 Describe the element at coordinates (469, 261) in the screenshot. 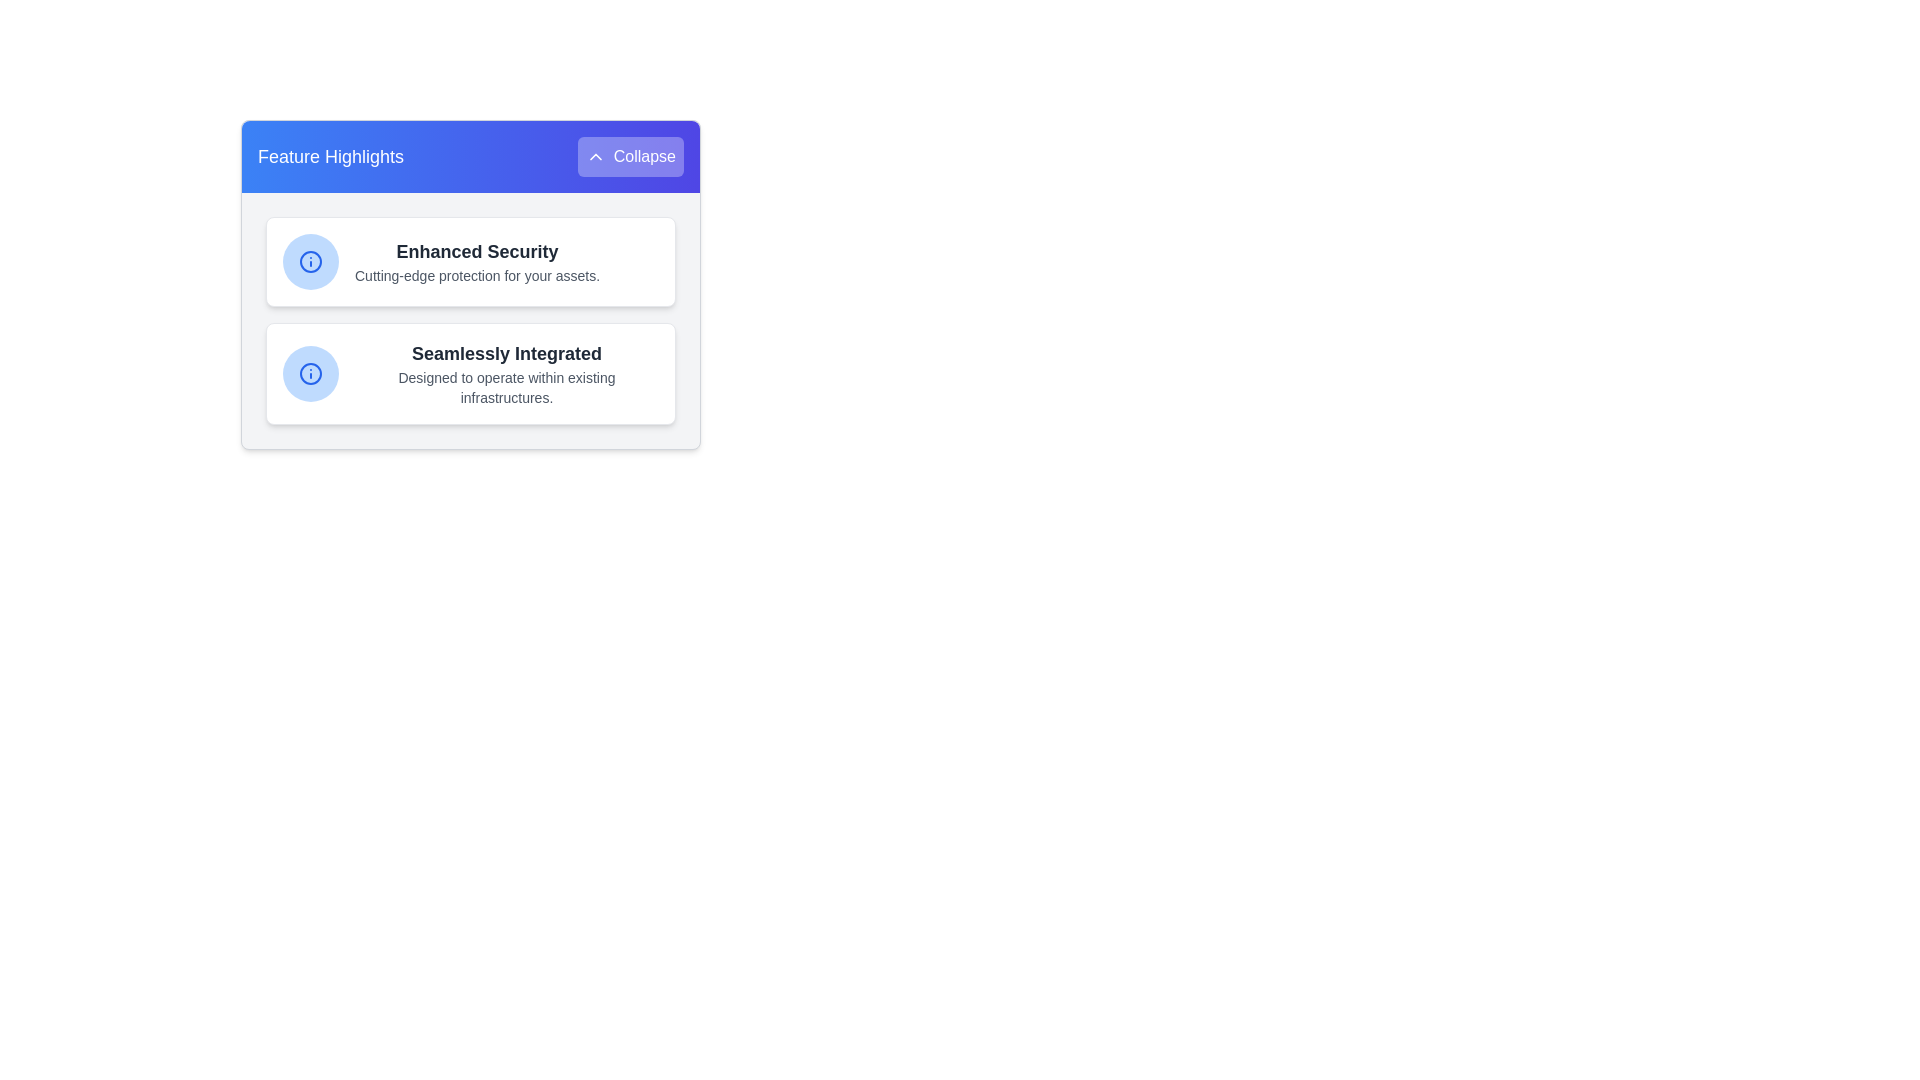

I see `the Informational display section titled 'Enhanced Security'` at that location.